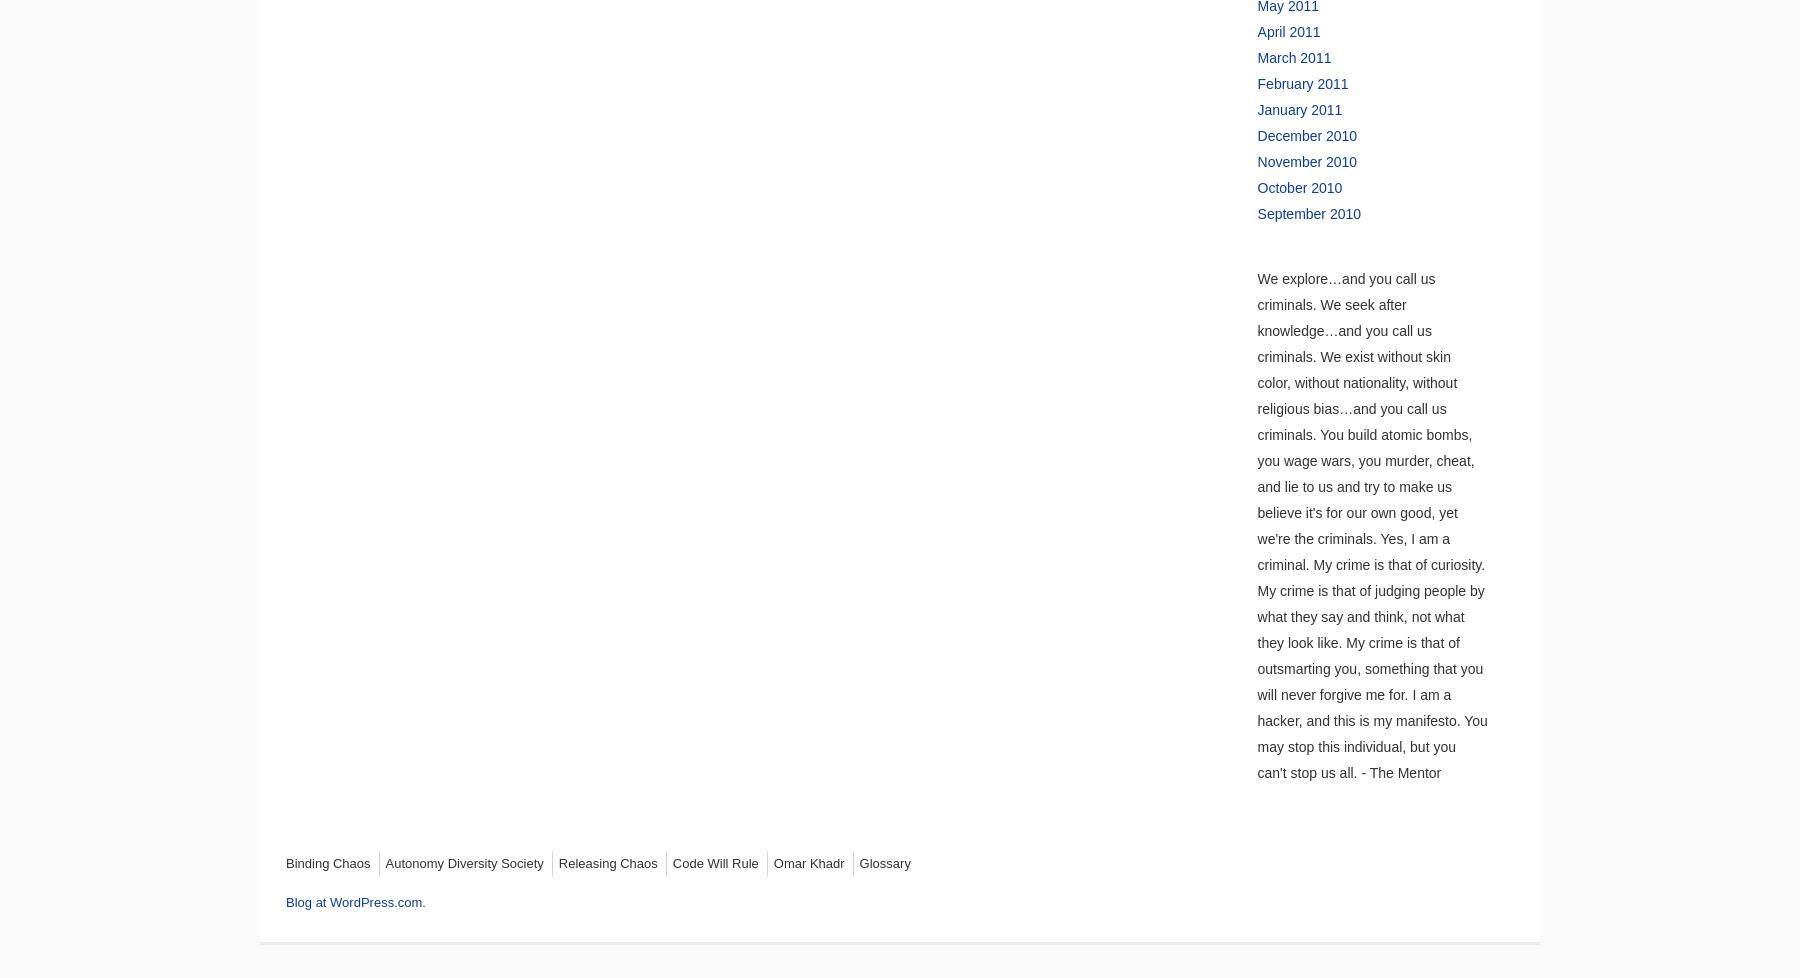  I want to click on 'Menu', so click(352, 875).